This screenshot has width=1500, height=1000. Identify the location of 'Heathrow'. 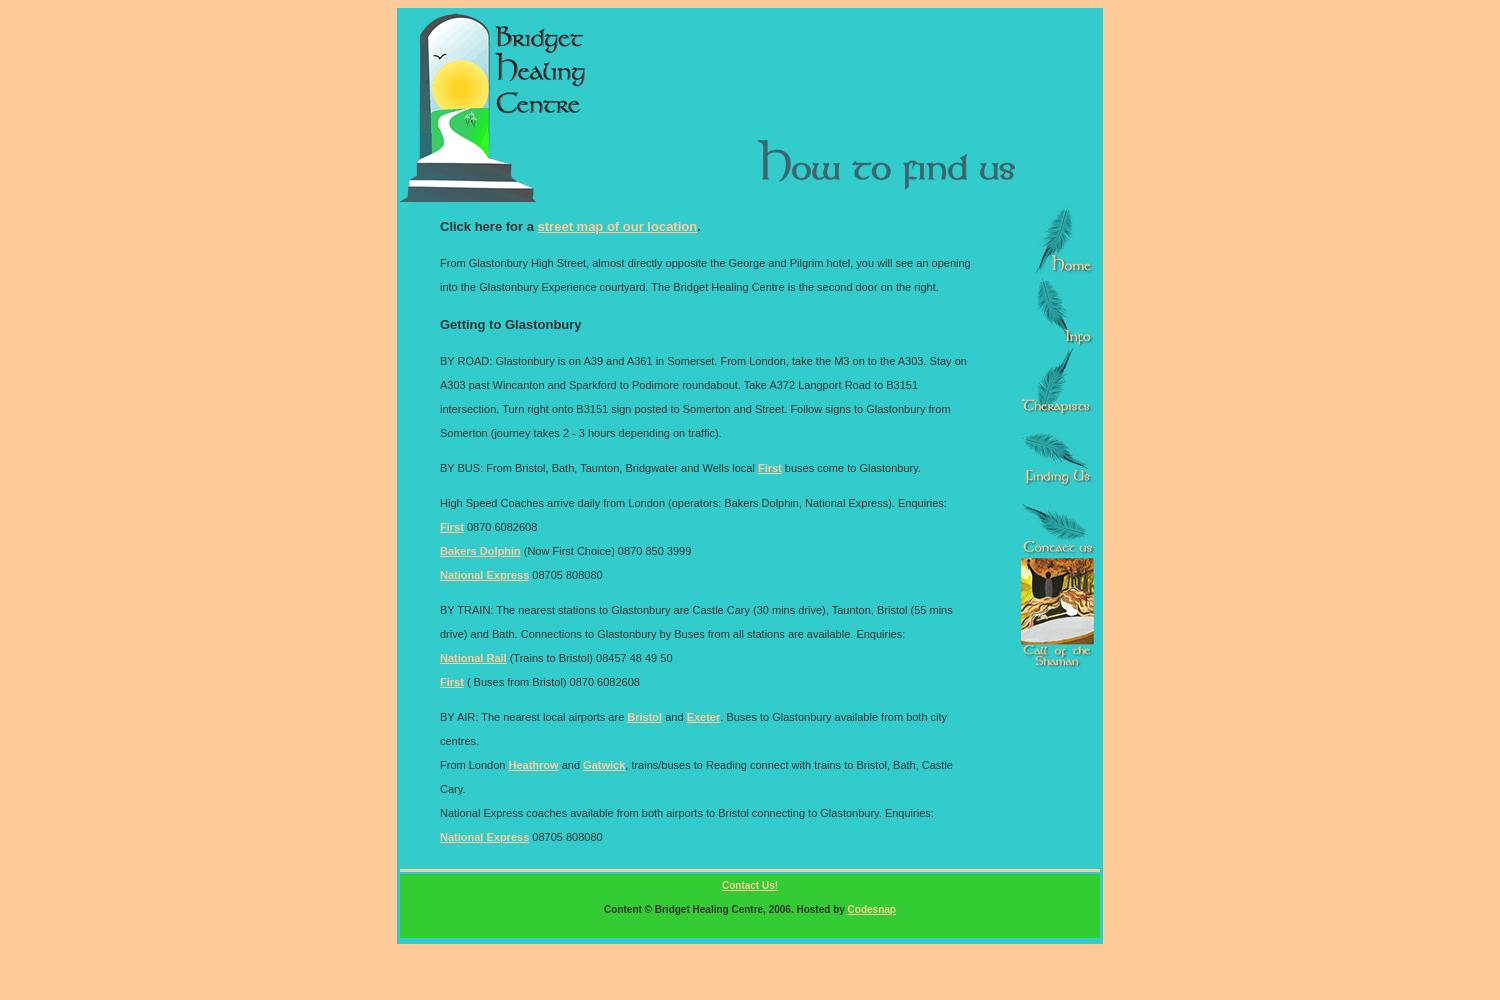
(532, 764).